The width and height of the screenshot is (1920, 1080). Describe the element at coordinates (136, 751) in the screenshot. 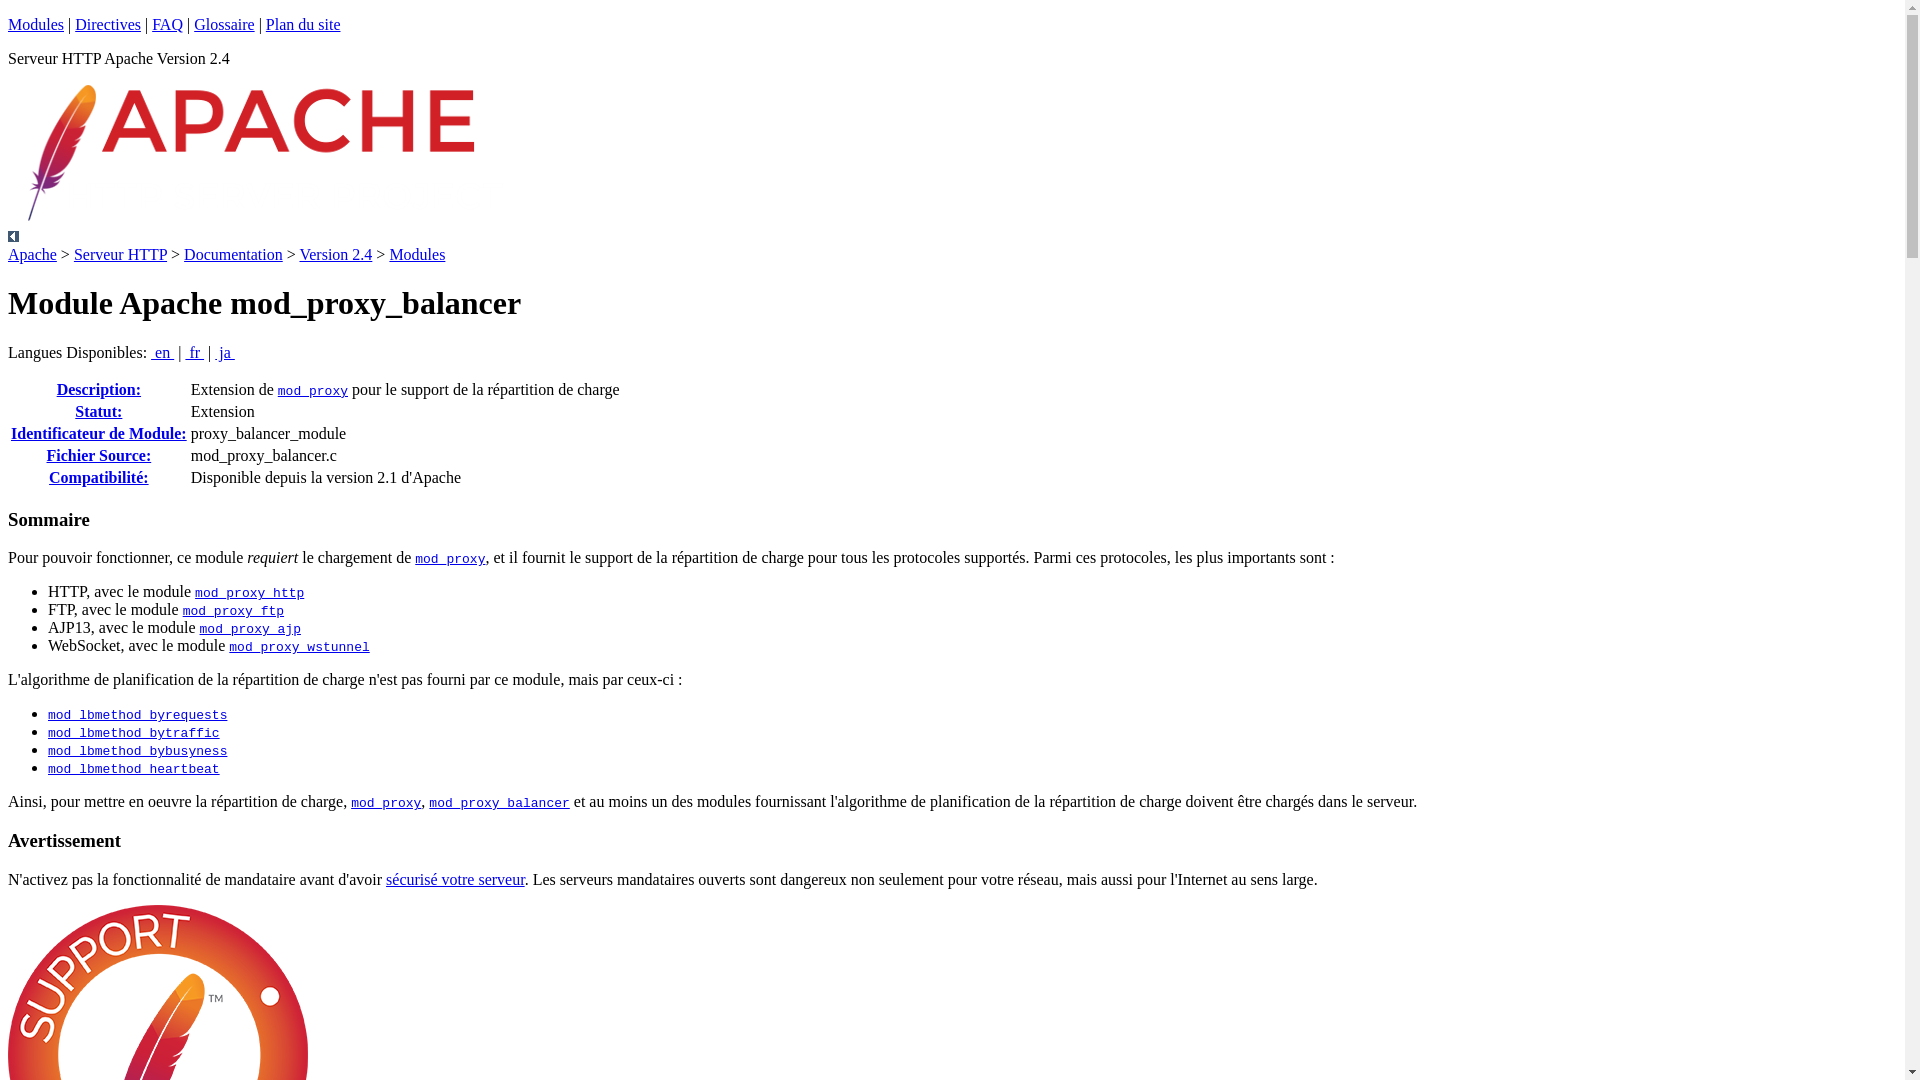

I see `'mod_lbmethod_bybusyness'` at that location.